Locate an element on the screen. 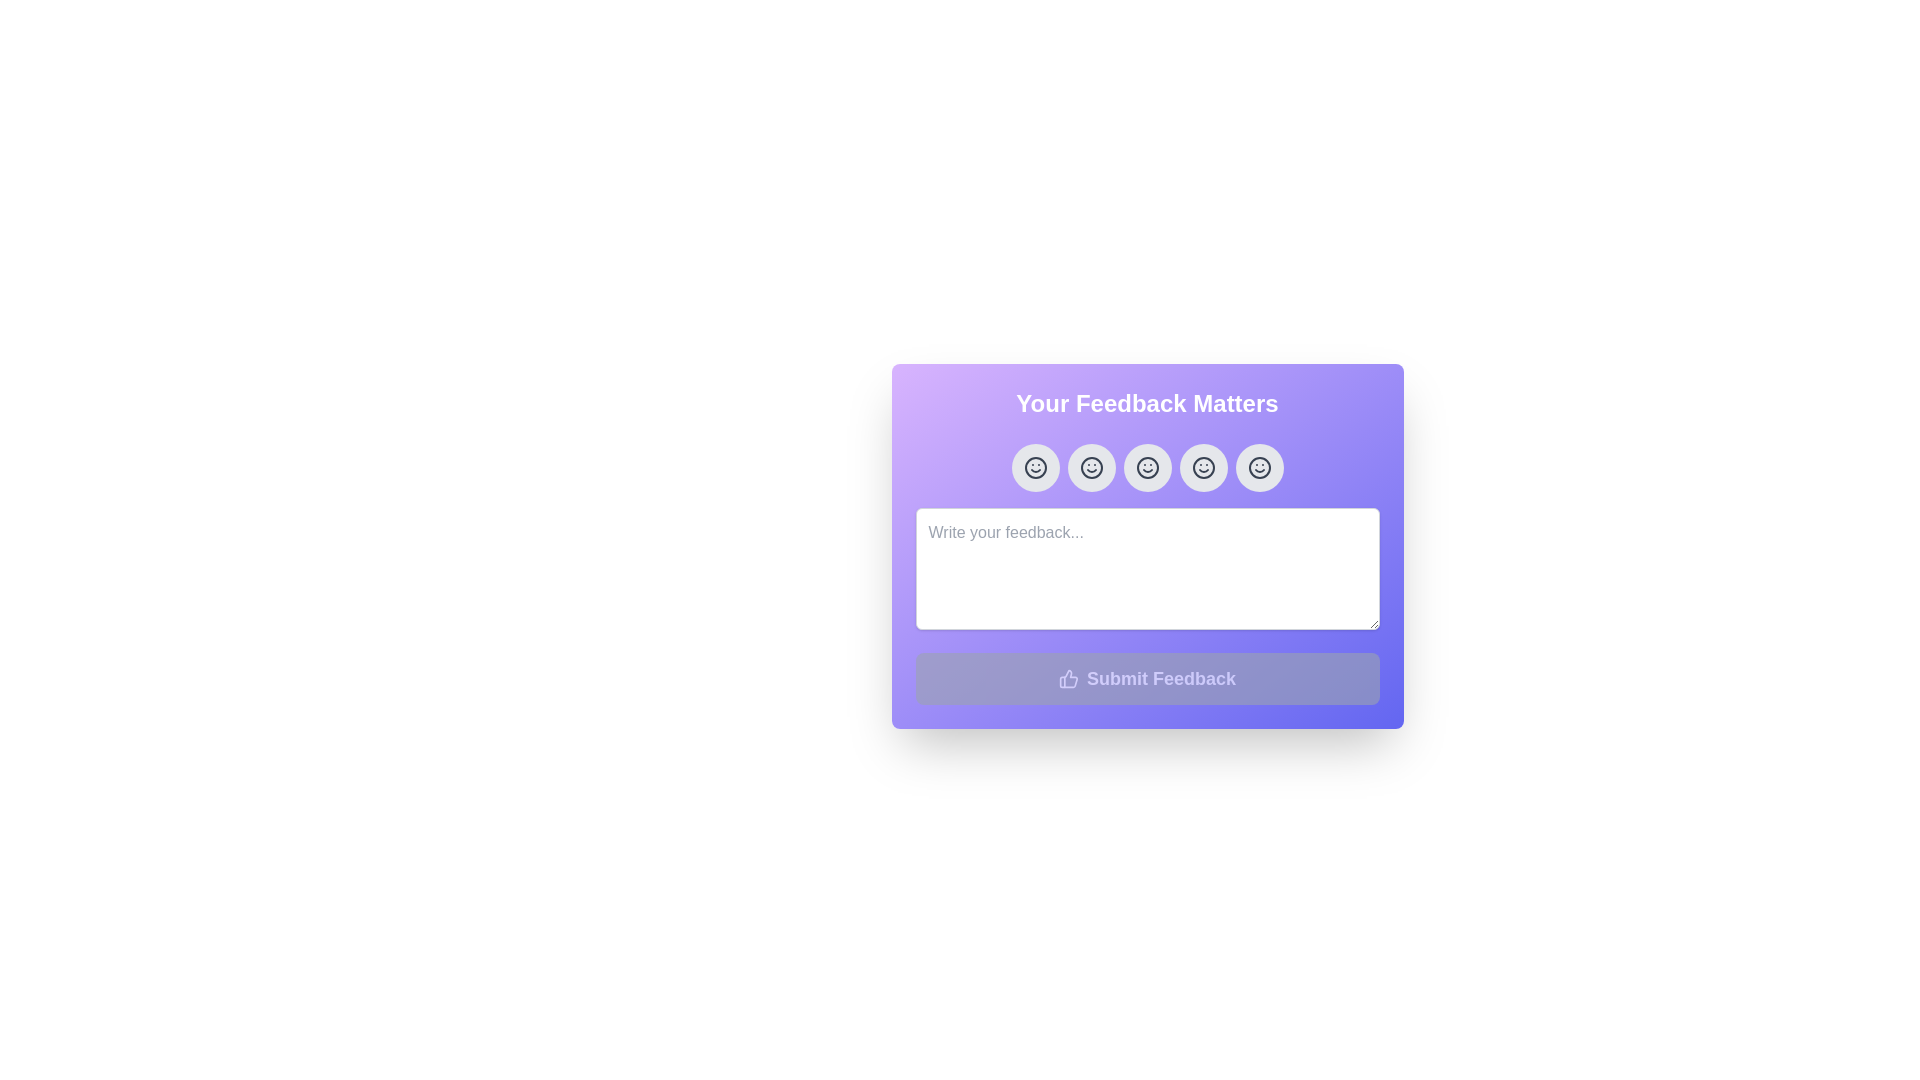 The height and width of the screenshot is (1080, 1920). the static text element that serves as the title of the feedback card, located at the top of the feedback interface is located at coordinates (1147, 404).